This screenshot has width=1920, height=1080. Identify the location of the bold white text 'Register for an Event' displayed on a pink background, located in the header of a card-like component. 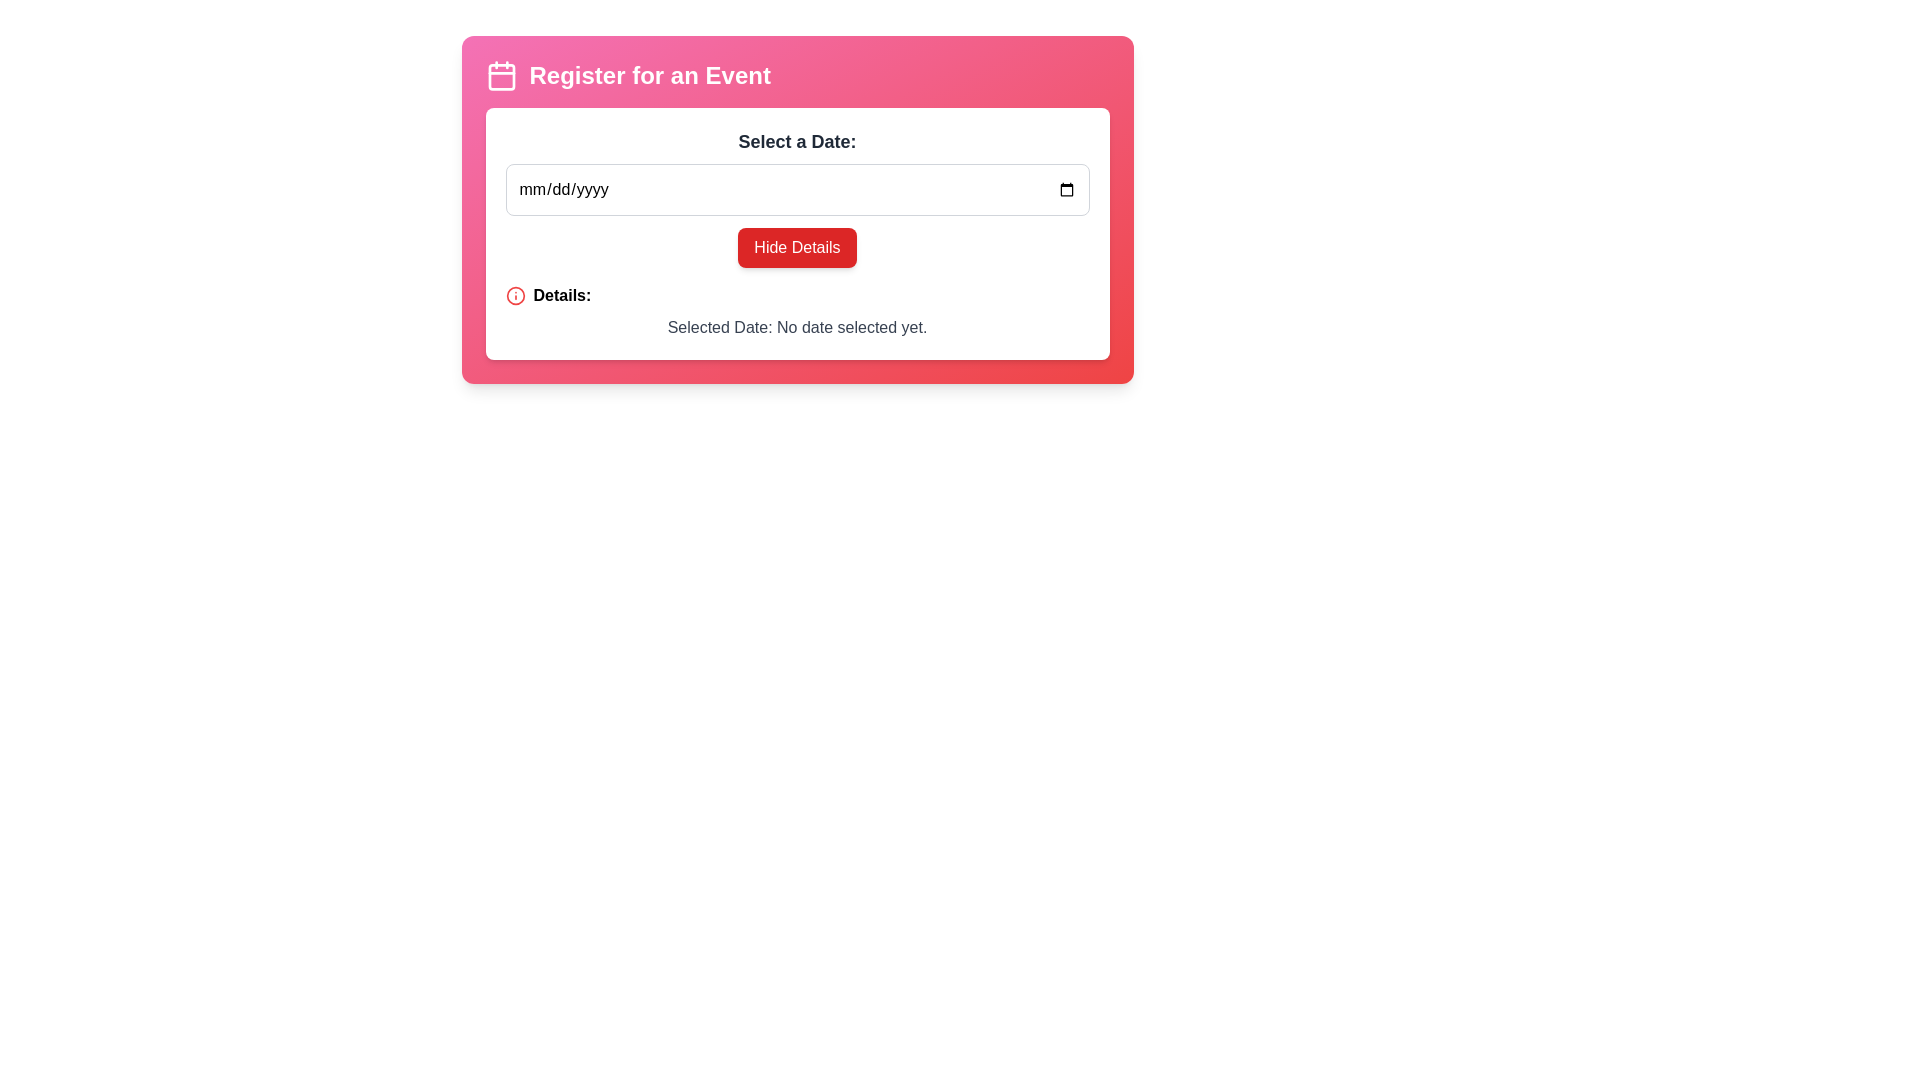
(650, 75).